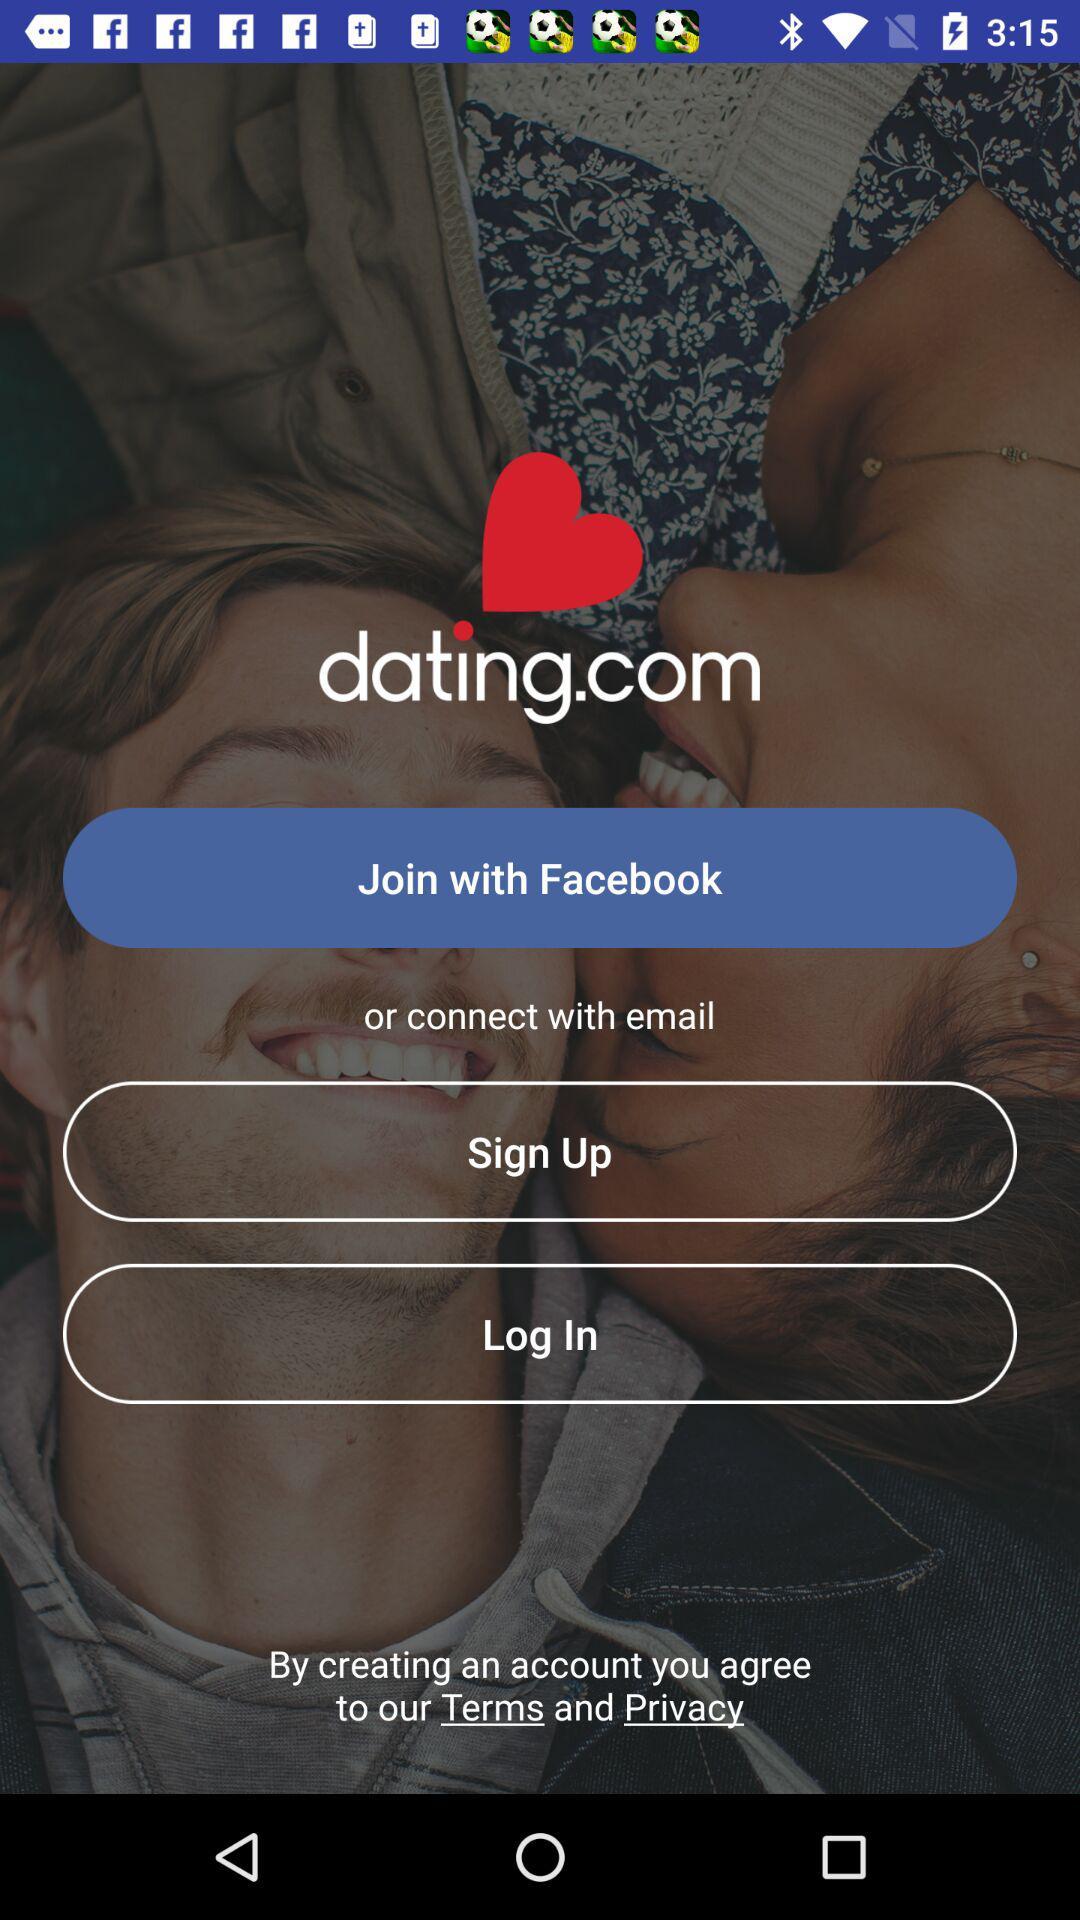  I want to click on the join with facebook, so click(540, 877).